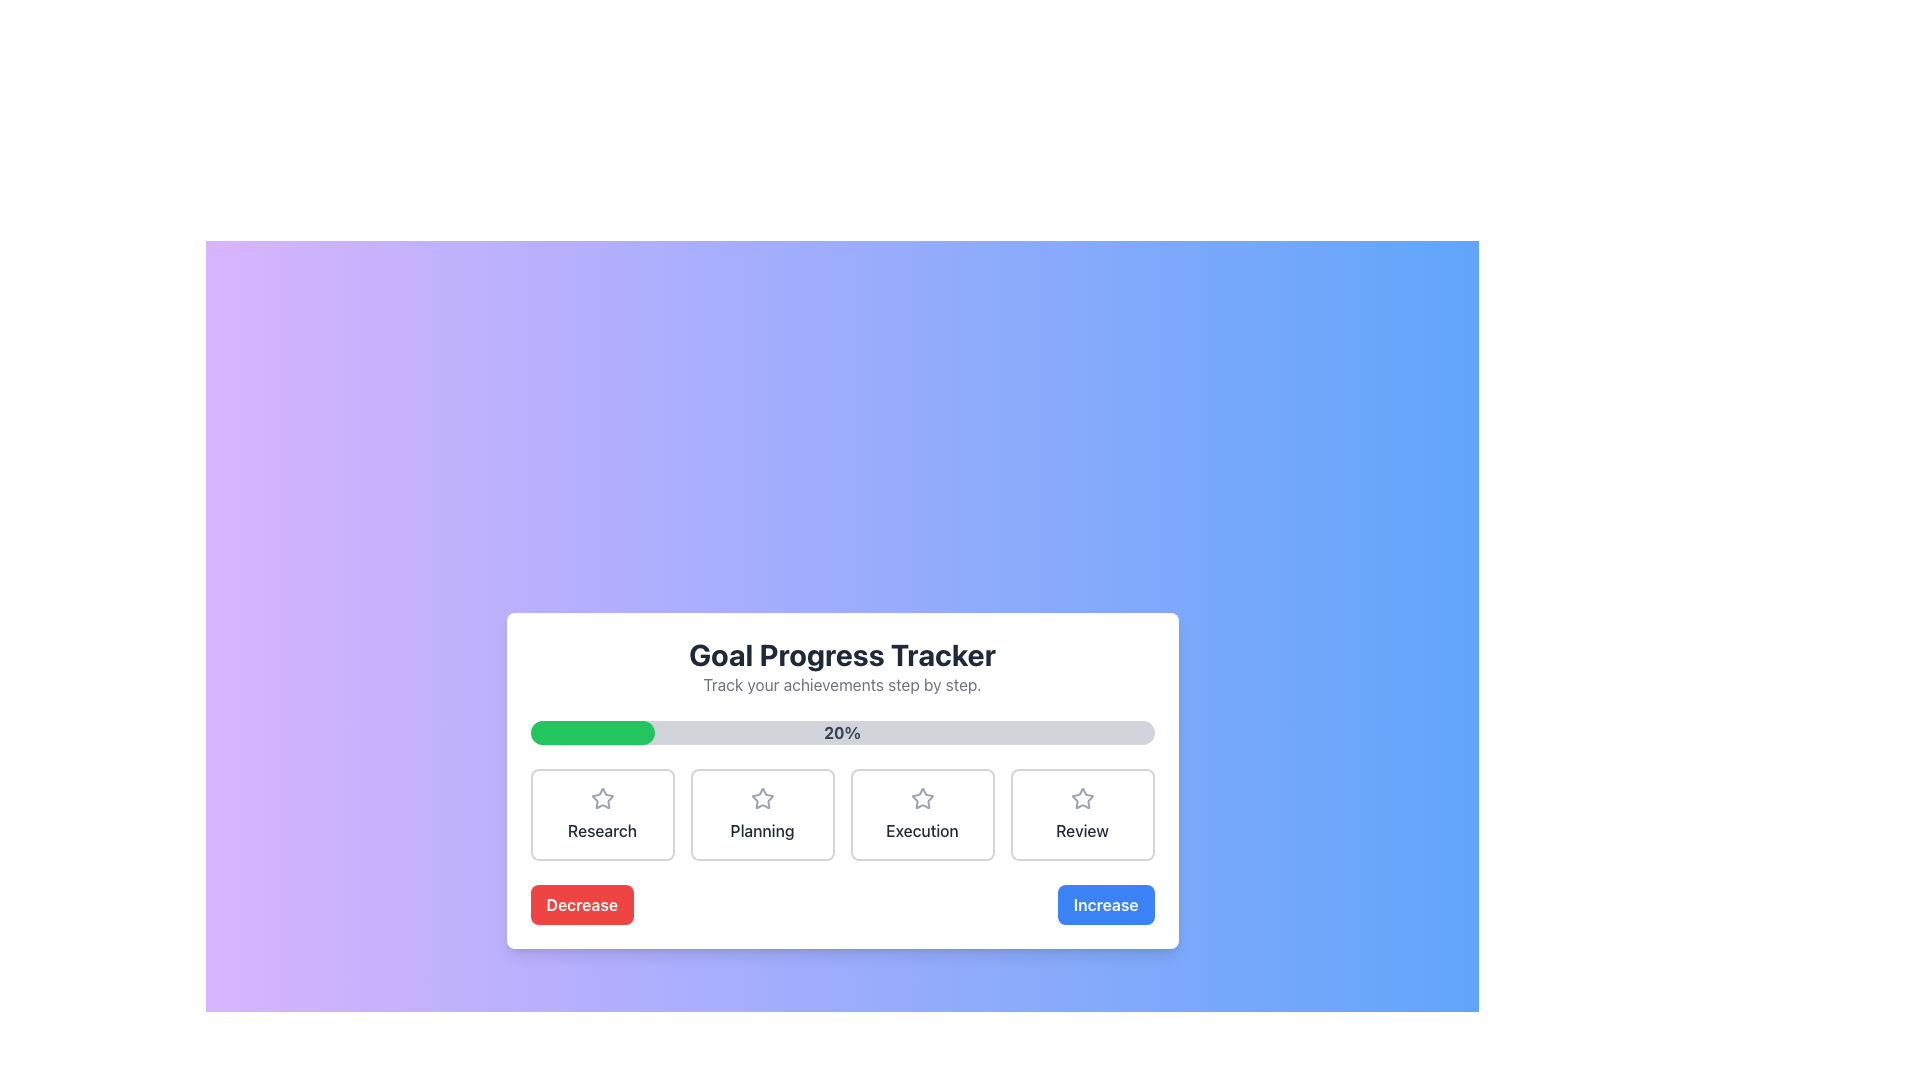 The image size is (1920, 1080). What do you see at coordinates (591, 732) in the screenshot?
I see `the progress indicator bar located within the horizontal progress bar of the 'Goal Progress Tracker' card, situated on the leftmost 20% of its width` at bounding box center [591, 732].